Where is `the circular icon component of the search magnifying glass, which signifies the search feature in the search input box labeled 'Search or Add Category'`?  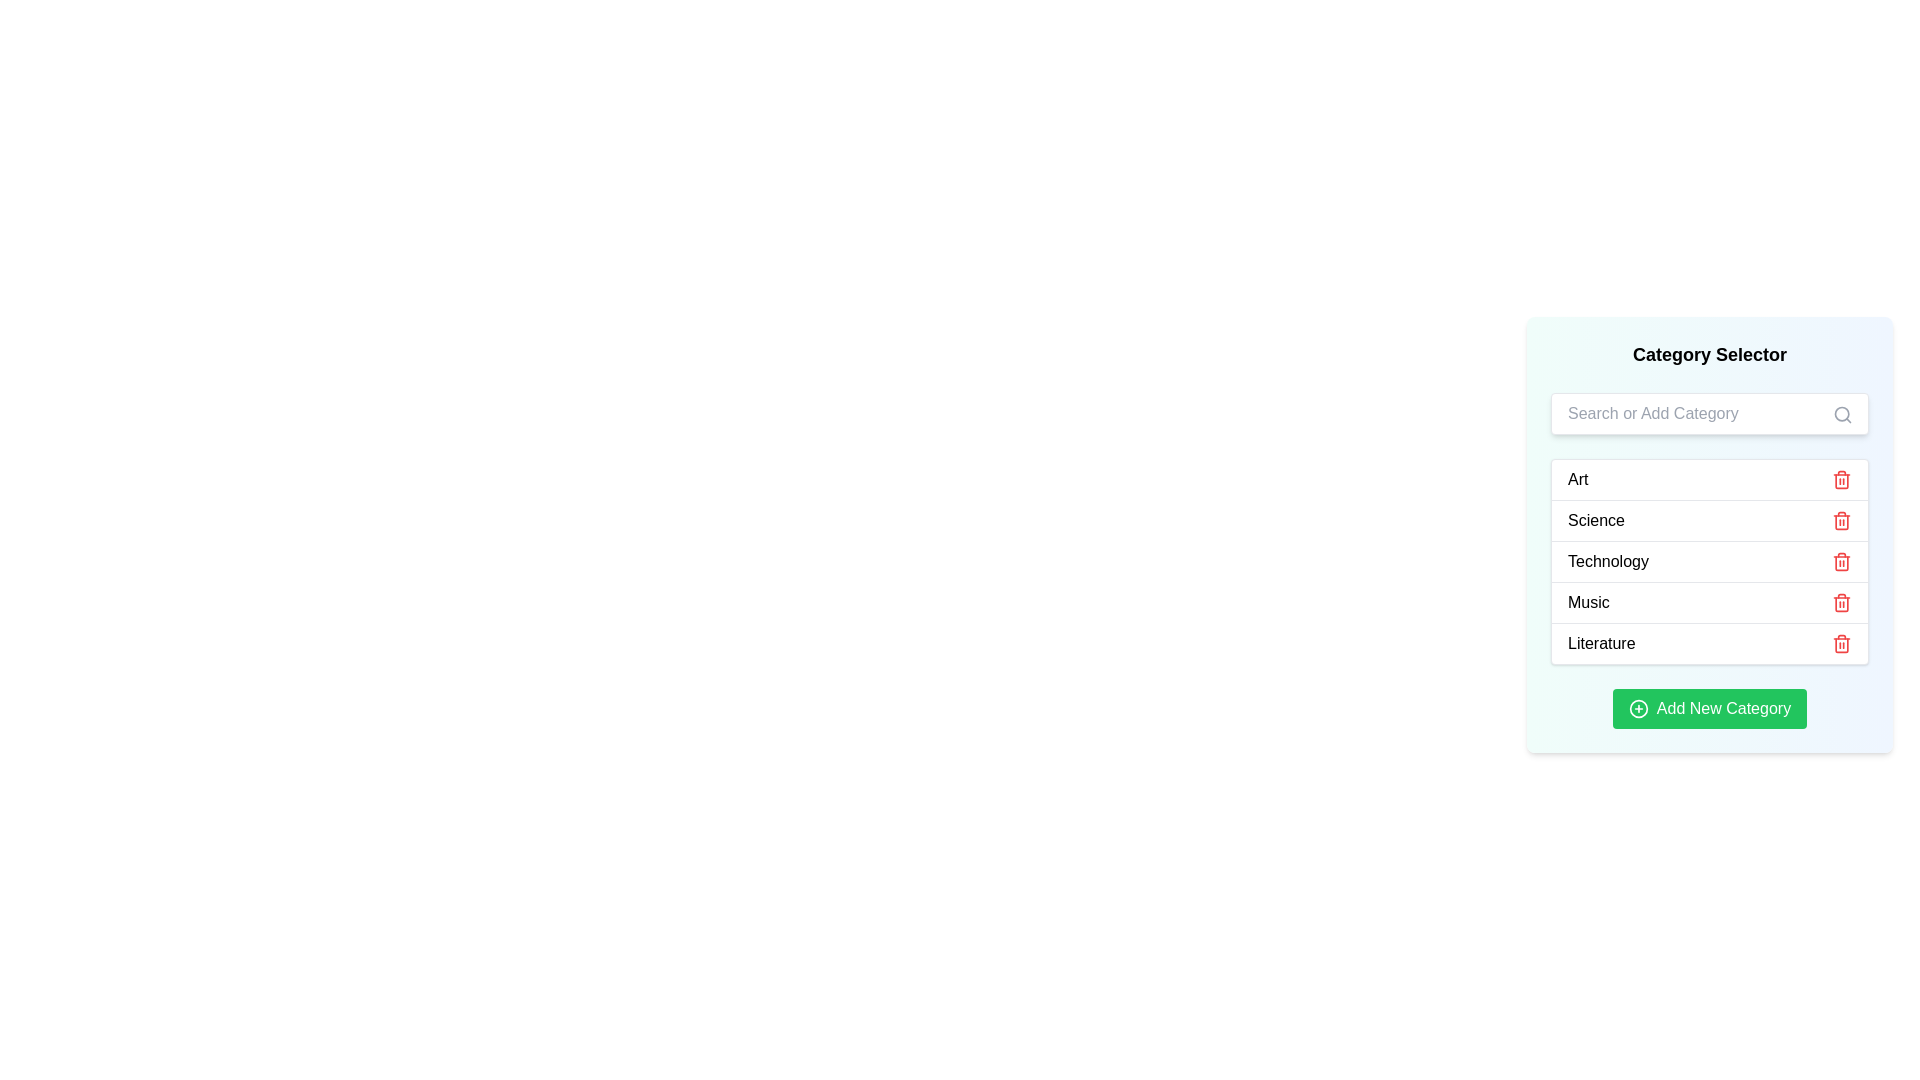
the circular icon component of the search magnifying glass, which signifies the search feature in the search input box labeled 'Search or Add Category' is located at coordinates (1841, 413).